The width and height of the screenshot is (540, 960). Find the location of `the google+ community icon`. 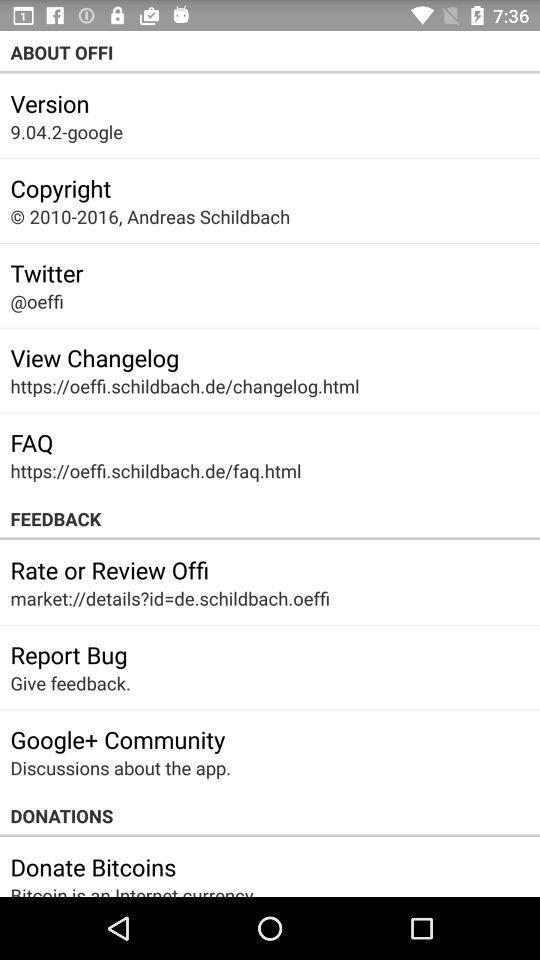

the google+ community icon is located at coordinates (117, 738).